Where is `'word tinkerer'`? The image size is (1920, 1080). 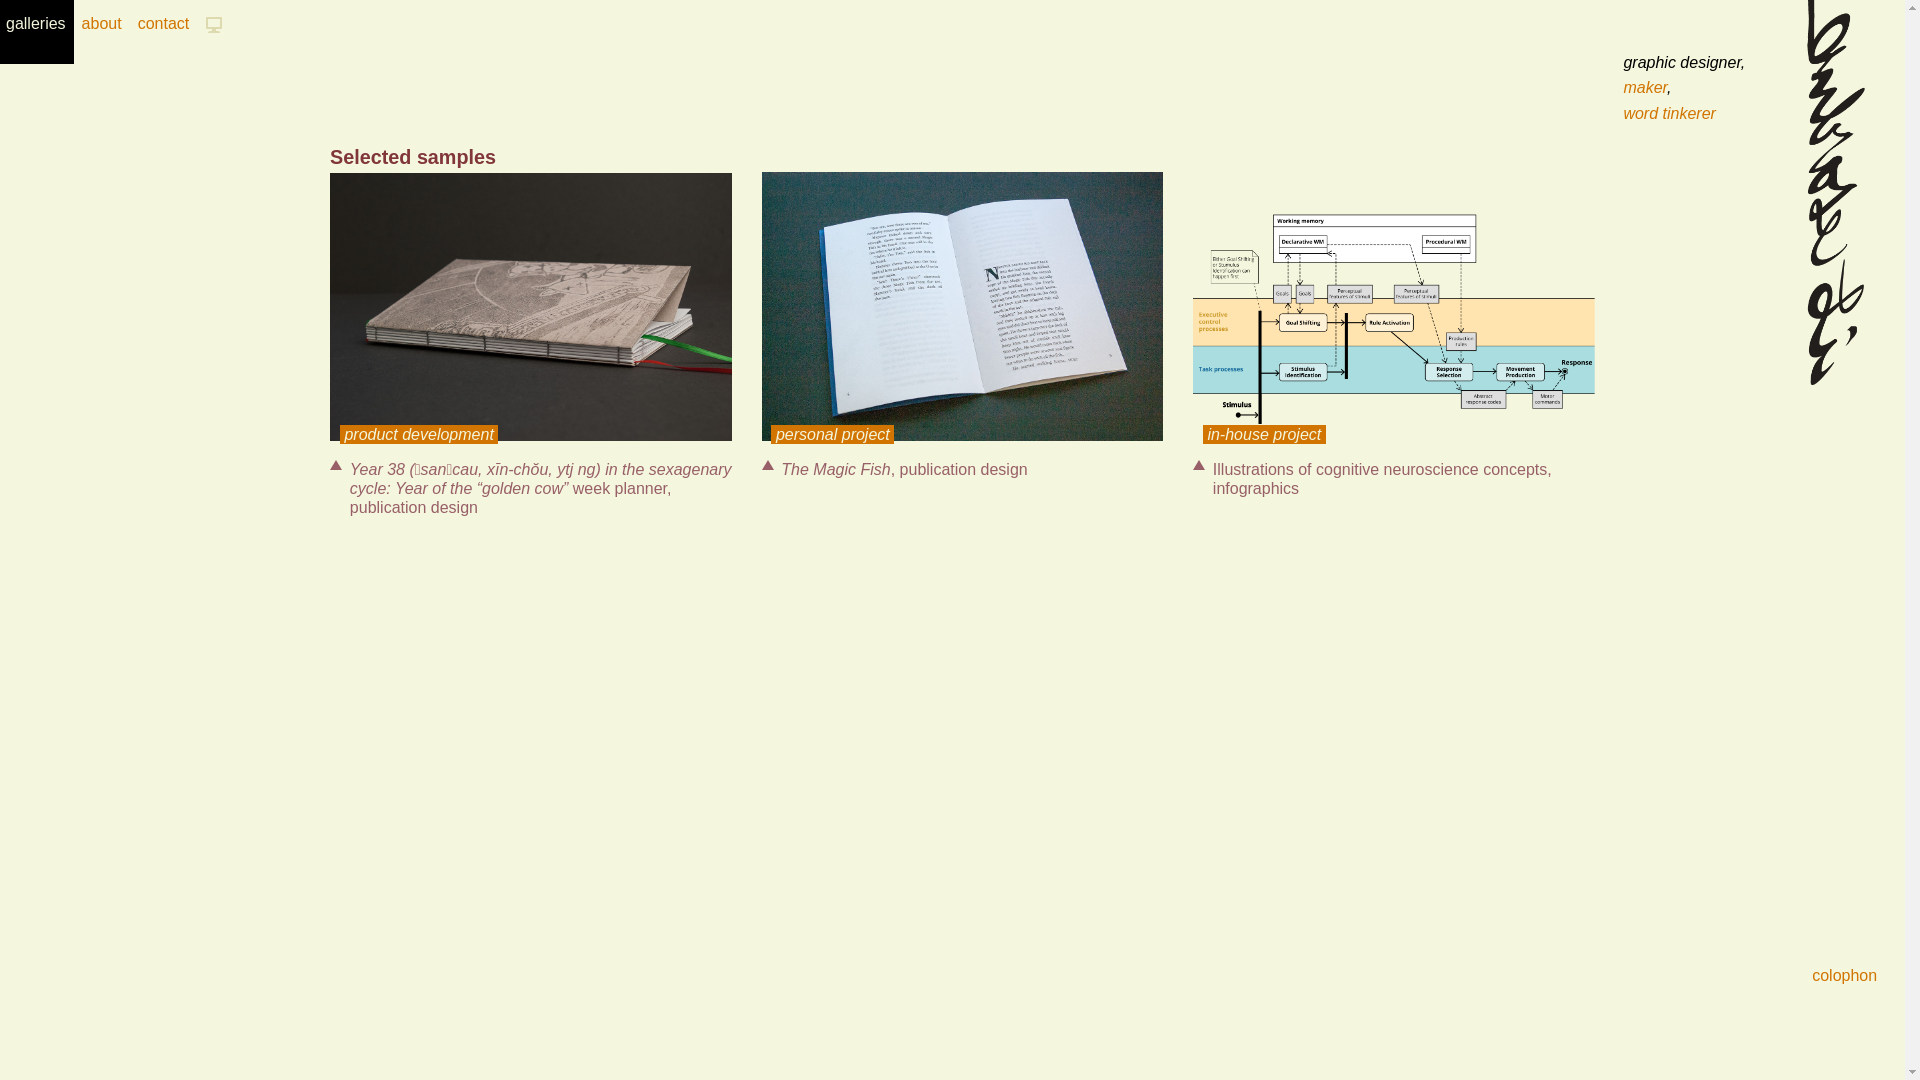 'word tinkerer' is located at coordinates (1622, 113).